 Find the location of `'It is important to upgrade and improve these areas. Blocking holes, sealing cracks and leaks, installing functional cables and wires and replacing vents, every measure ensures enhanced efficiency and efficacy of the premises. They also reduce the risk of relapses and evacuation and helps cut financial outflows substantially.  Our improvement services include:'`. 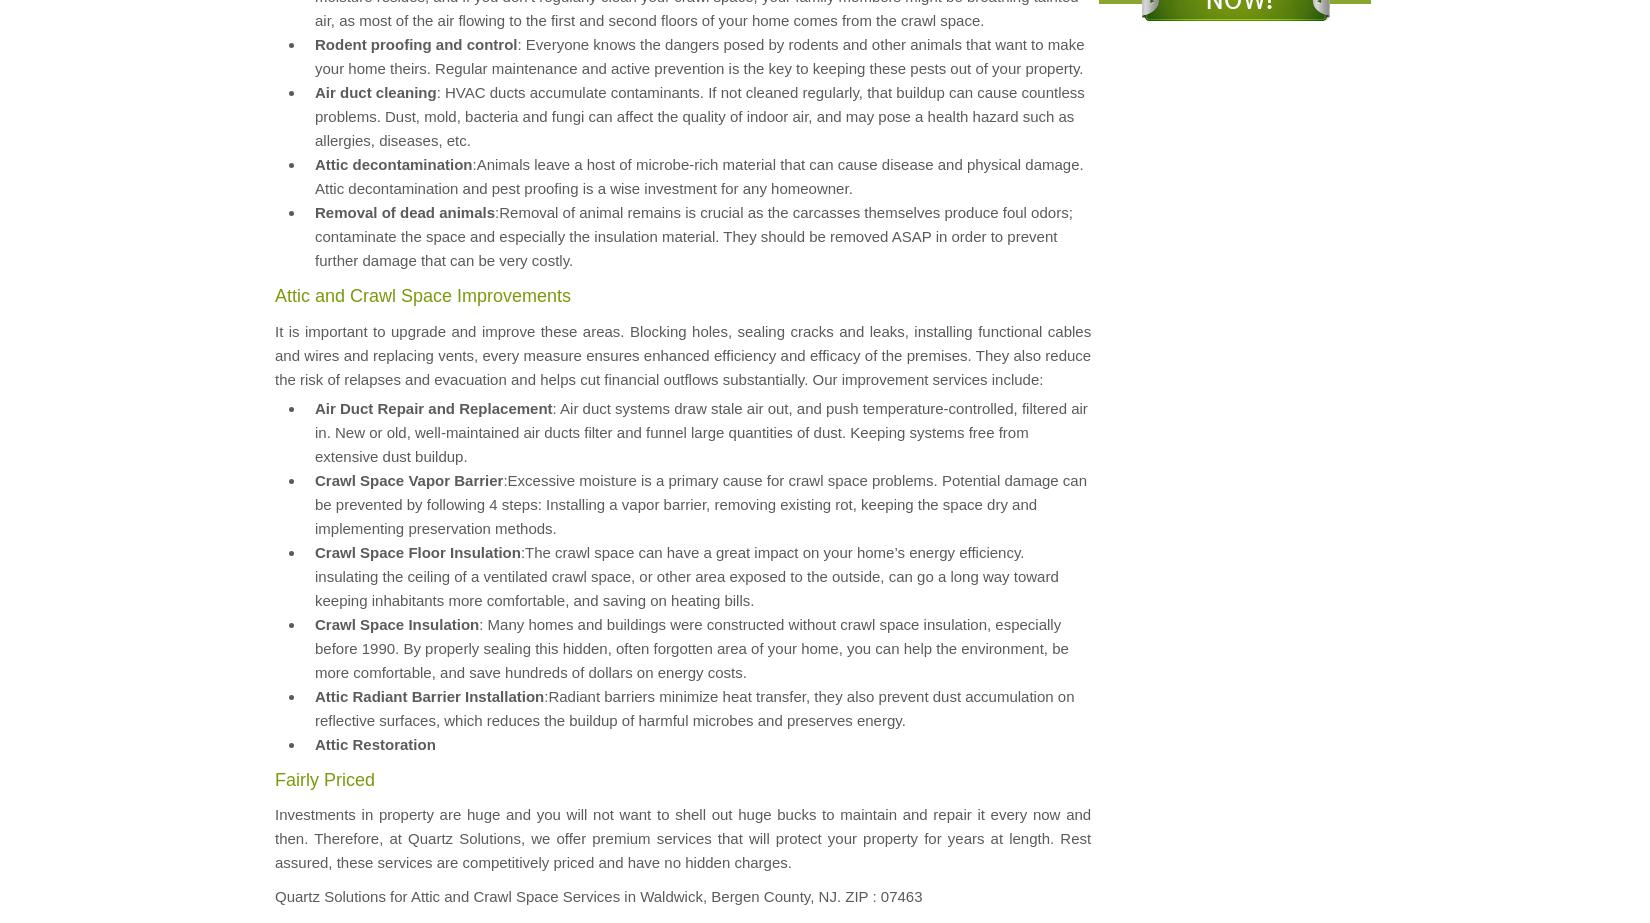

'It is important to upgrade and improve these areas. Blocking holes, sealing cracks and leaks, installing functional cables and wires and replacing vents, every measure ensures enhanced efficiency and efficacy of the premises. They also reduce the risk of relapses and evacuation and helps cut financial outflows substantially.  Our improvement services include:' is located at coordinates (681, 354).